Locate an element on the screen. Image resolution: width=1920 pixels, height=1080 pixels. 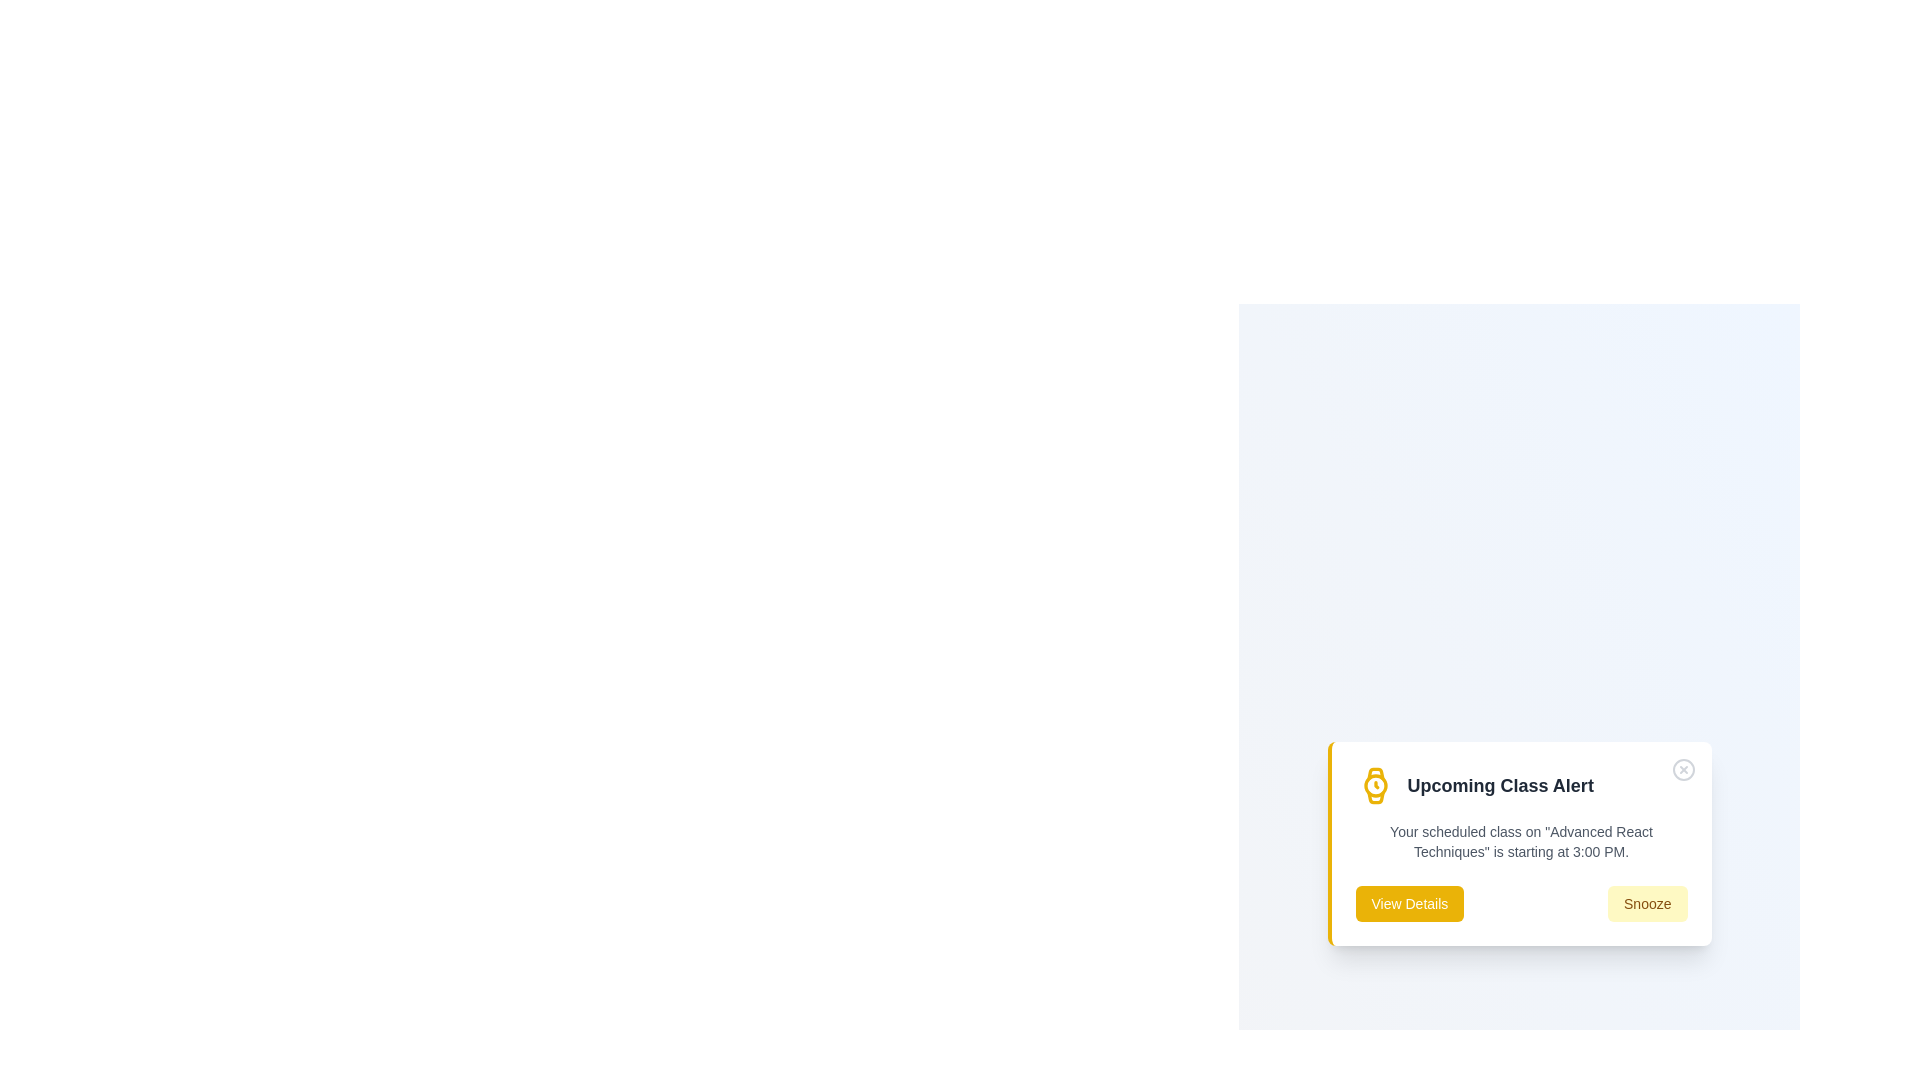
the 'View Details' button to view the class details is located at coordinates (1408, 903).